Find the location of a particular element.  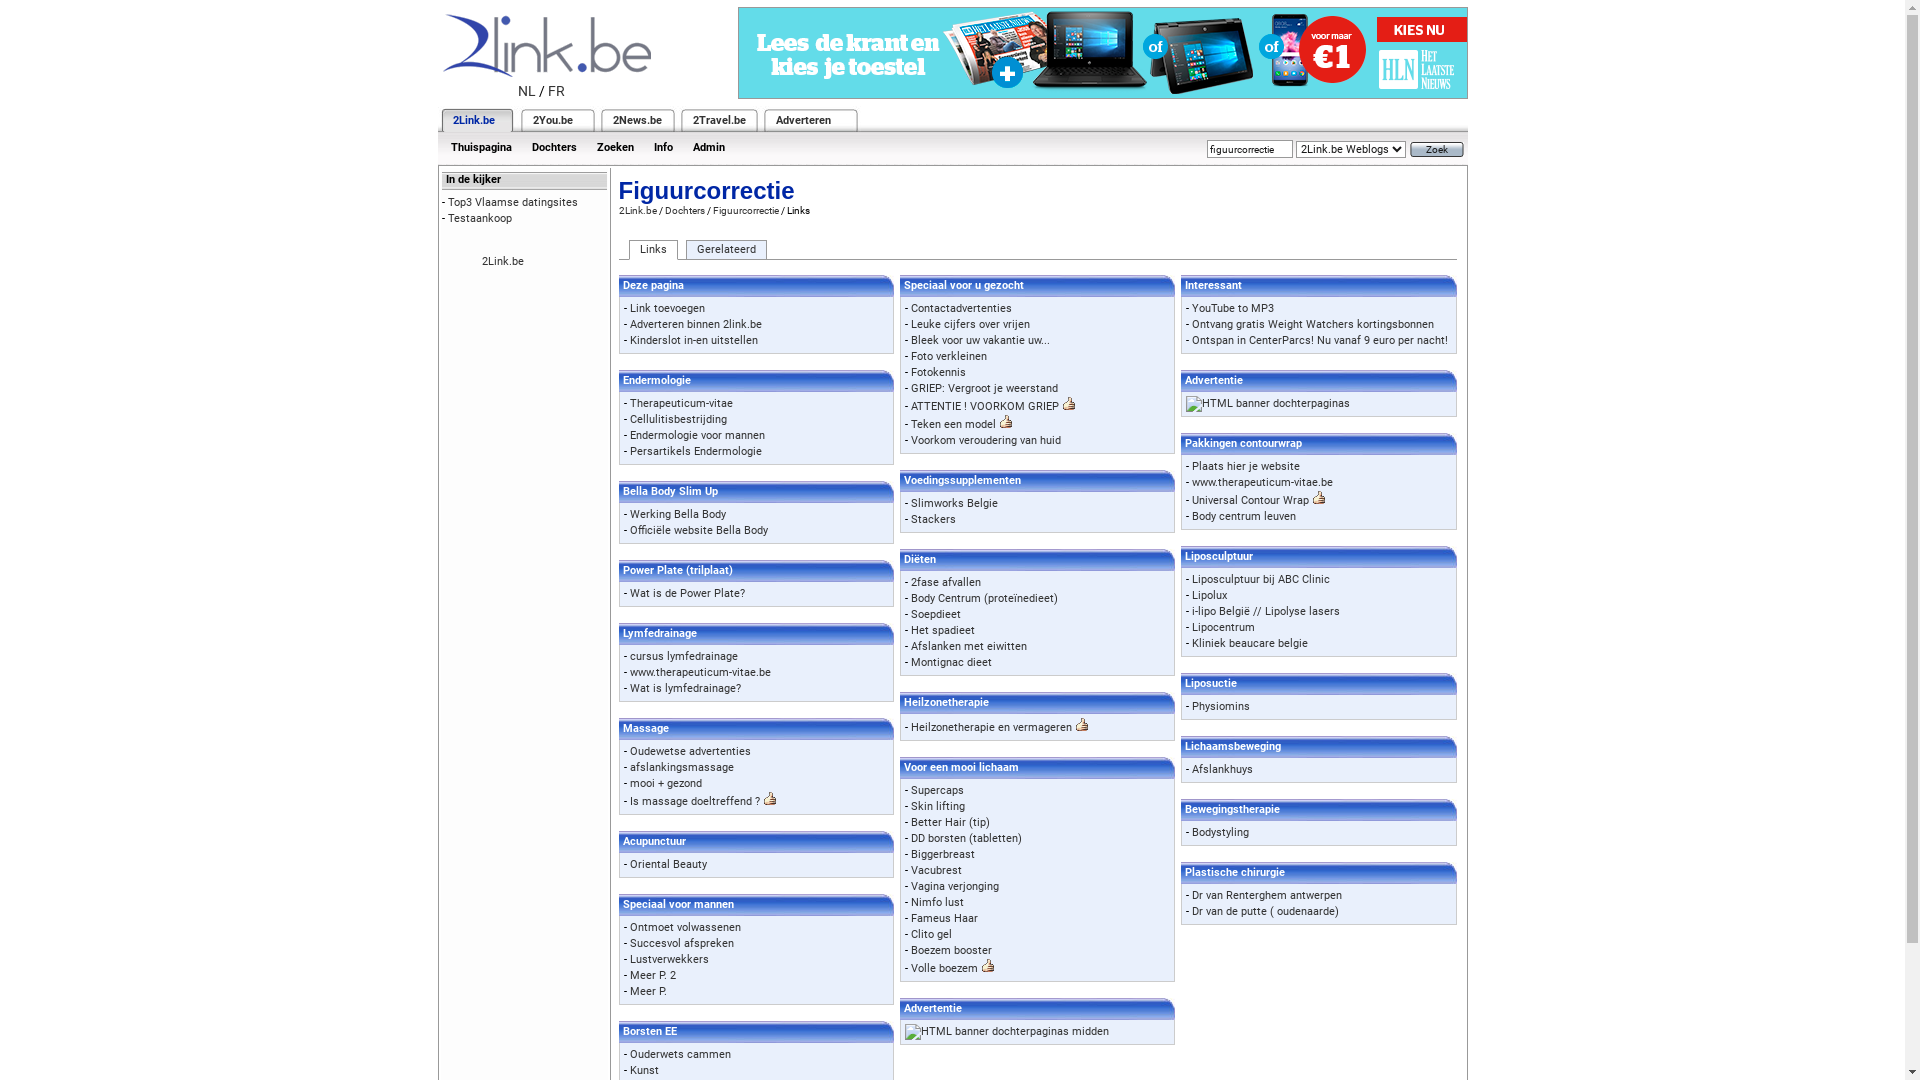

'Wat is de Power Plate?' is located at coordinates (687, 592).